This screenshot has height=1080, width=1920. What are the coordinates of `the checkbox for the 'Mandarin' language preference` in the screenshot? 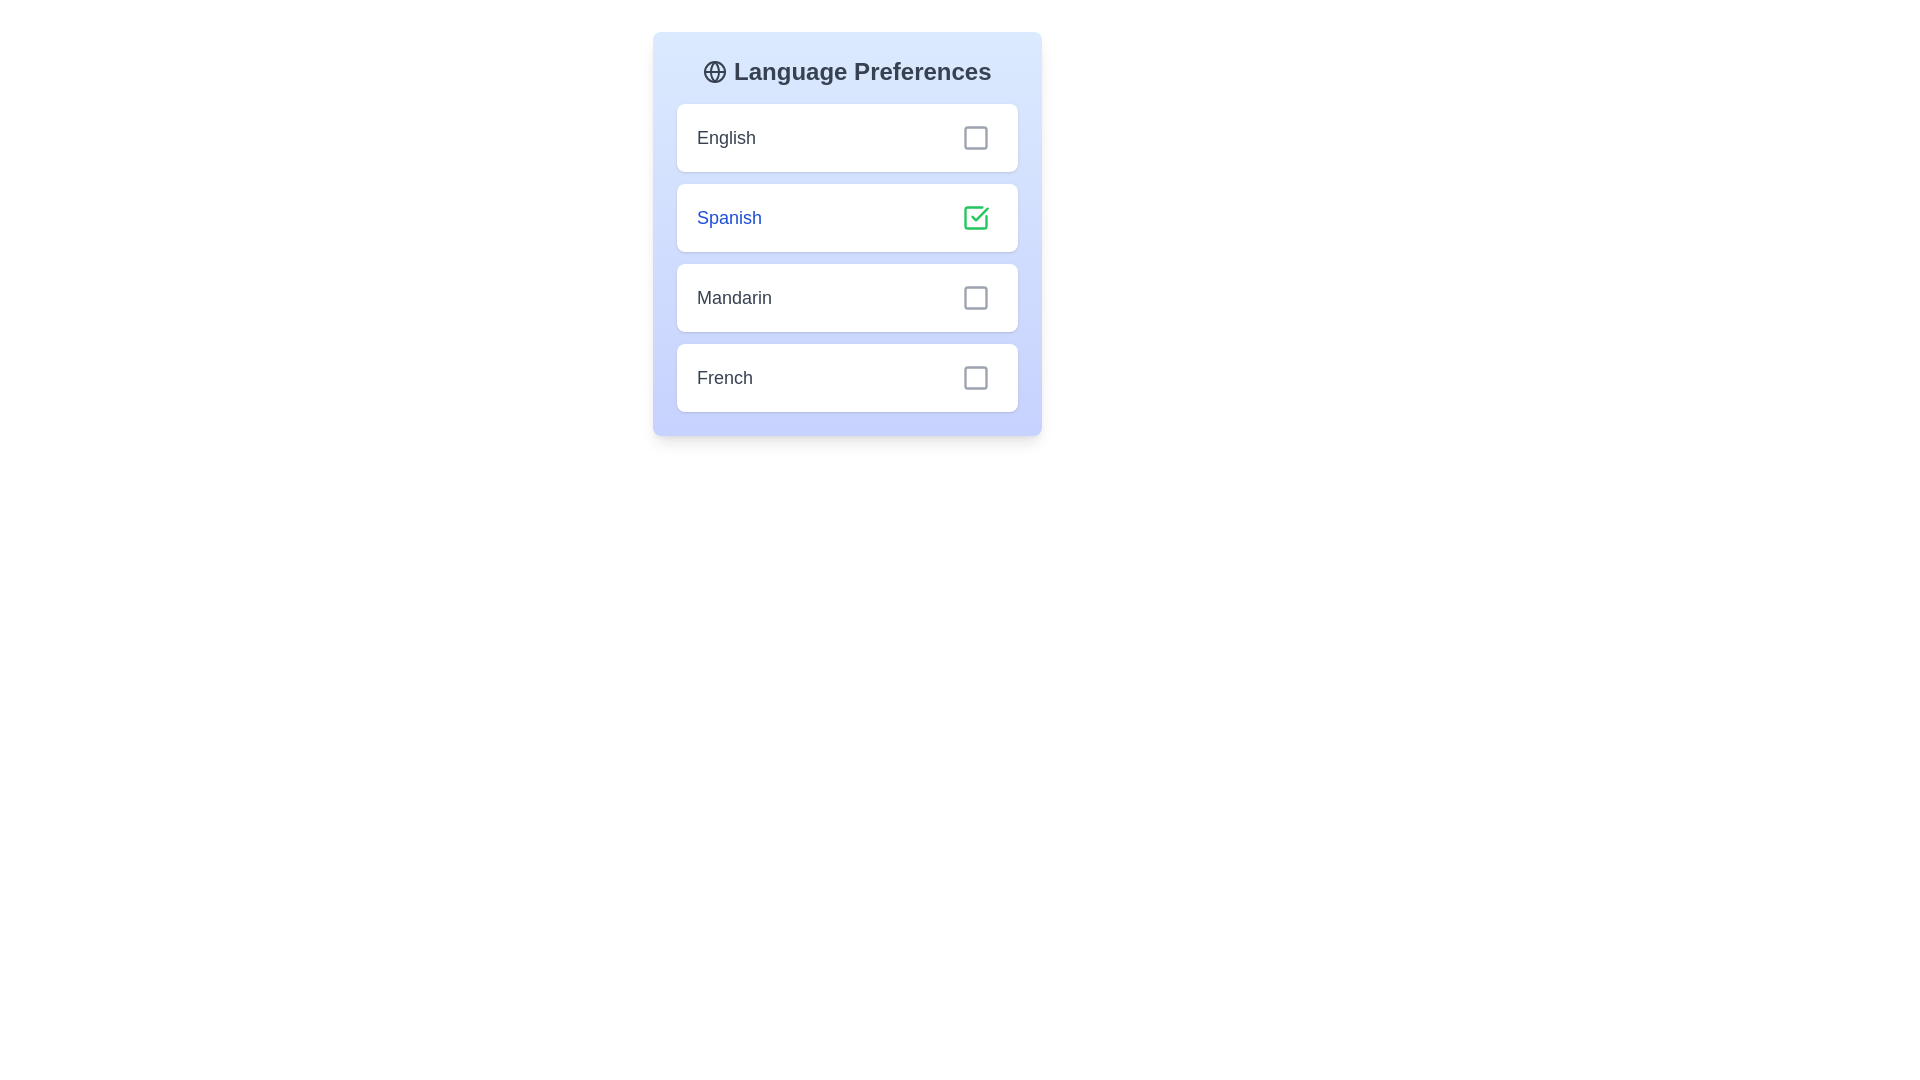 It's located at (975, 297).